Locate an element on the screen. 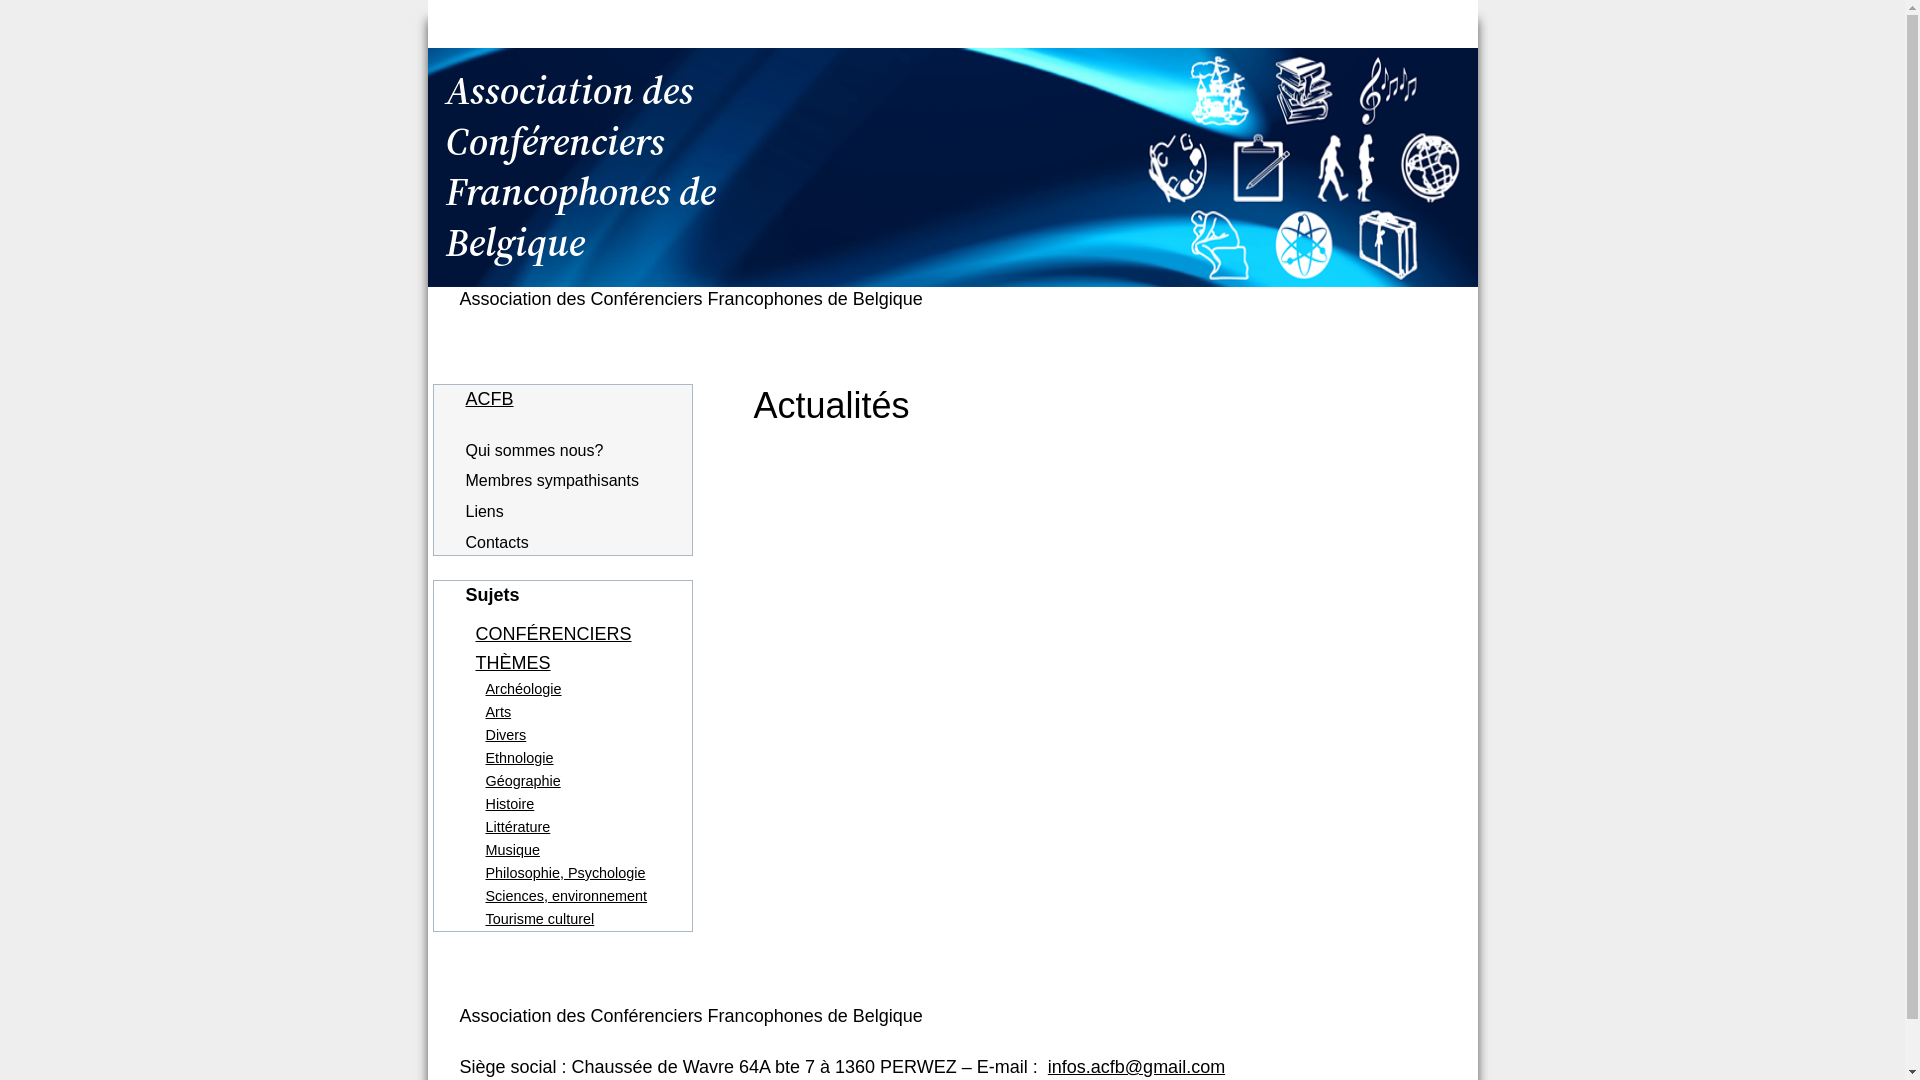  'Ethnologie' is located at coordinates (519, 758).